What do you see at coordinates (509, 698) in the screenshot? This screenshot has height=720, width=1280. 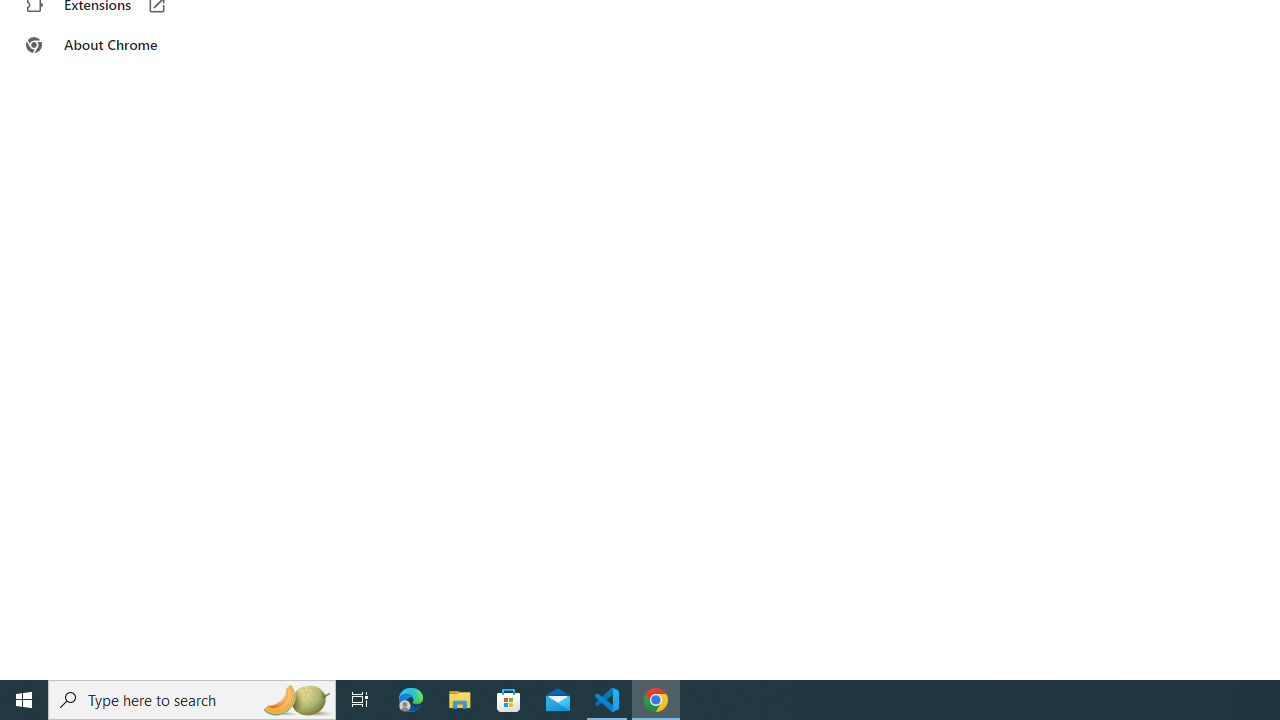 I see `'Microsoft Store'` at bounding box center [509, 698].